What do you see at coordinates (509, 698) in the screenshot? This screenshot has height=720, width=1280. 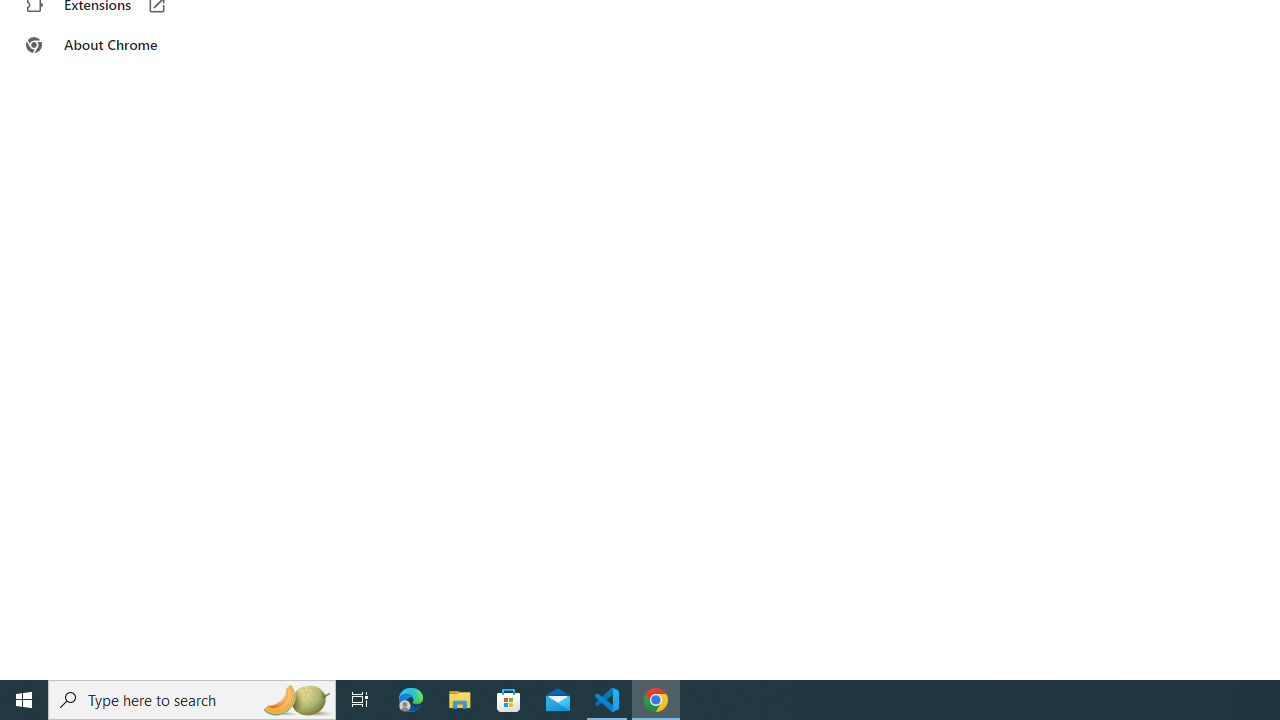 I see `'Microsoft Store'` at bounding box center [509, 698].